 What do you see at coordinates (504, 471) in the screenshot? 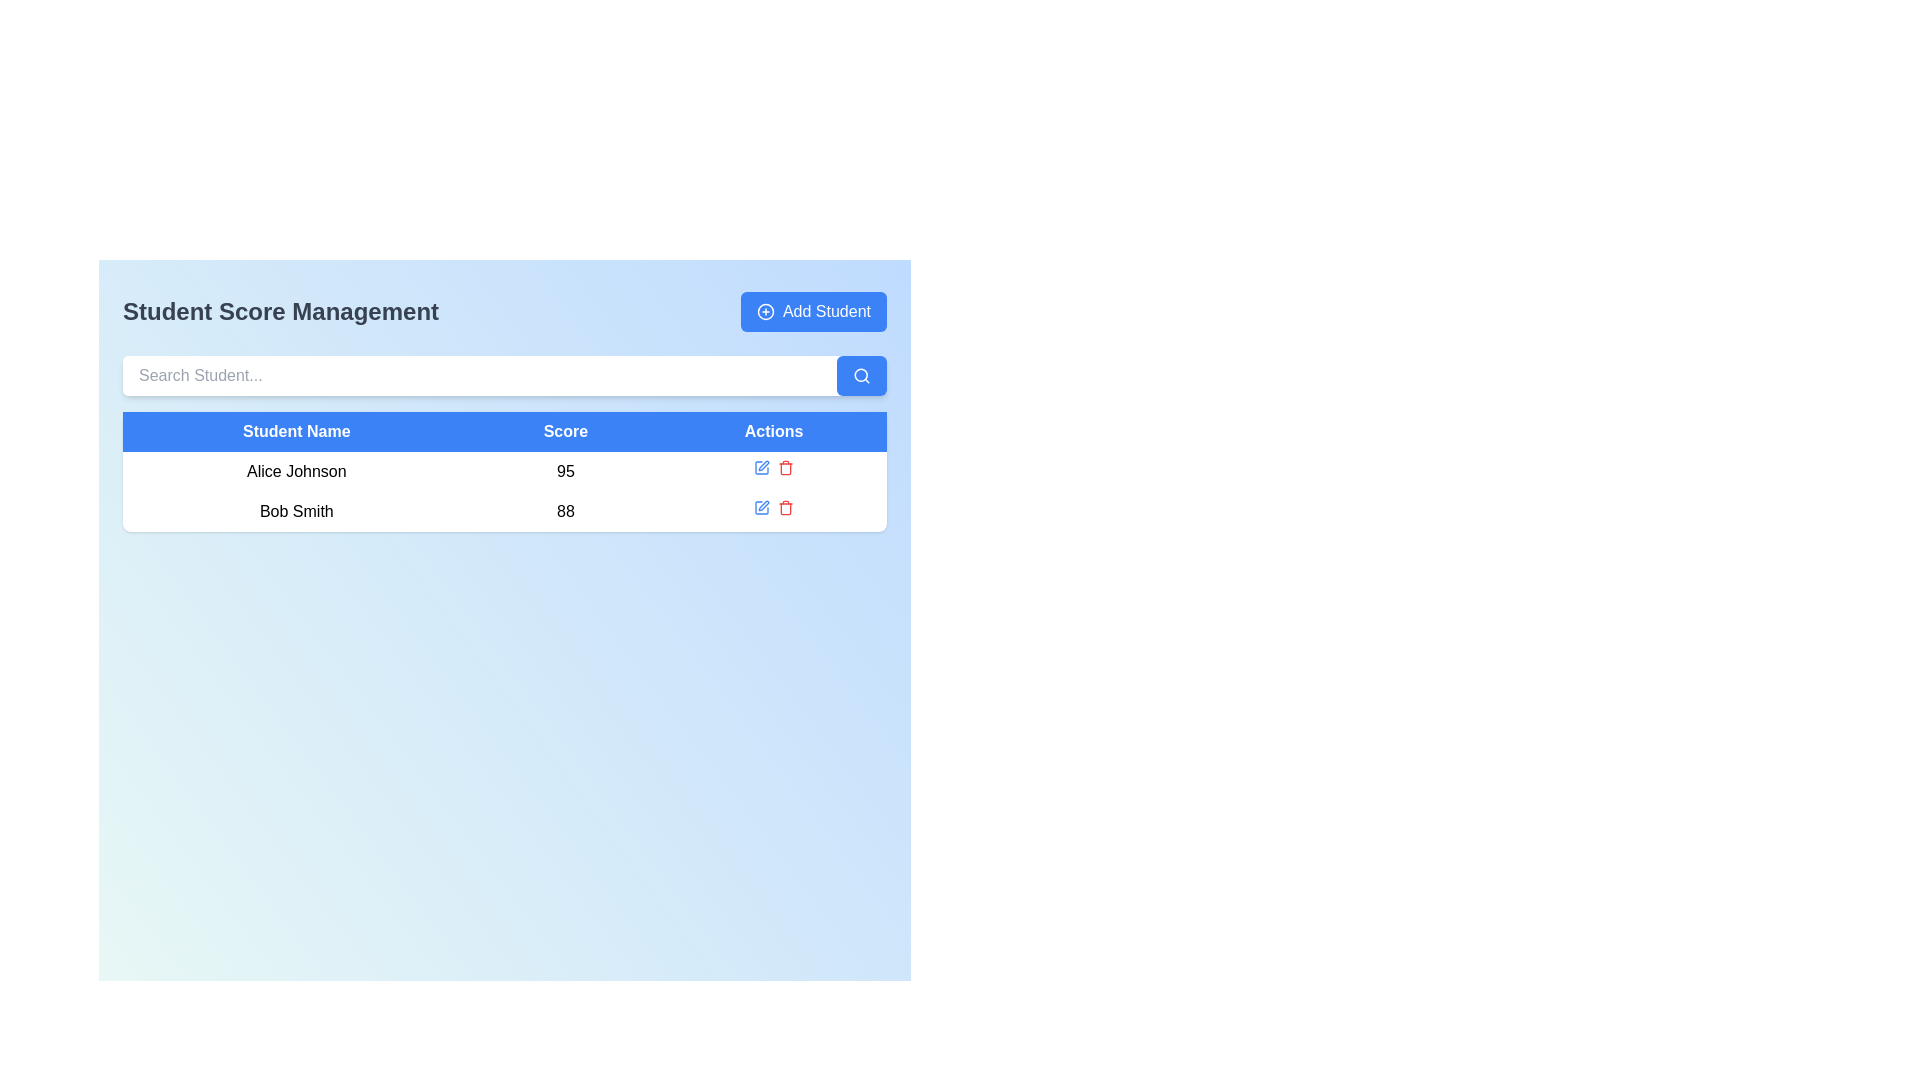
I see `the first row of the table that represents the student entry for 'Alice Johnson' with a score of '95', as it is interactive` at bounding box center [504, 471].